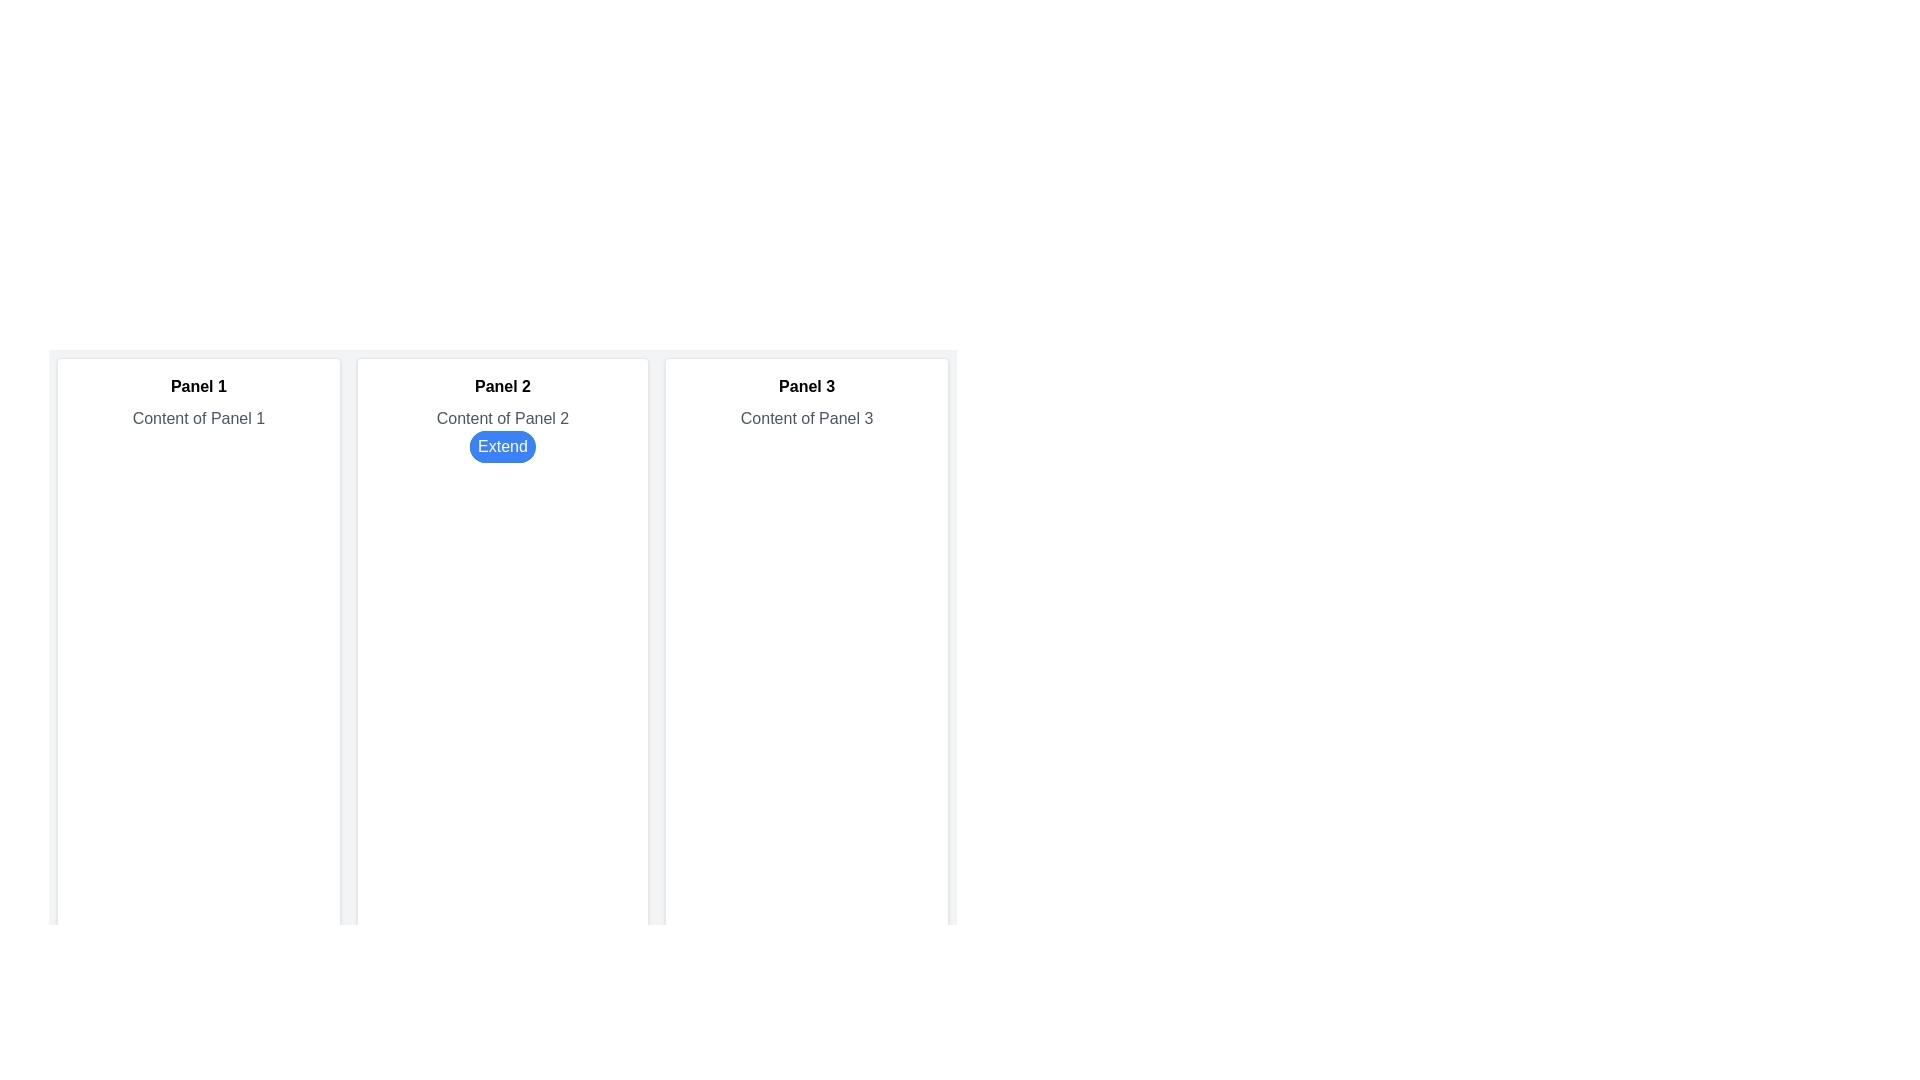 This screenshot has height=1080, width=1920. I want to click on the static text label that provides descriptive content for 'Panel 1', located below the 'Panel 1' heading and above the 'Extend' button, so click(198, 418).